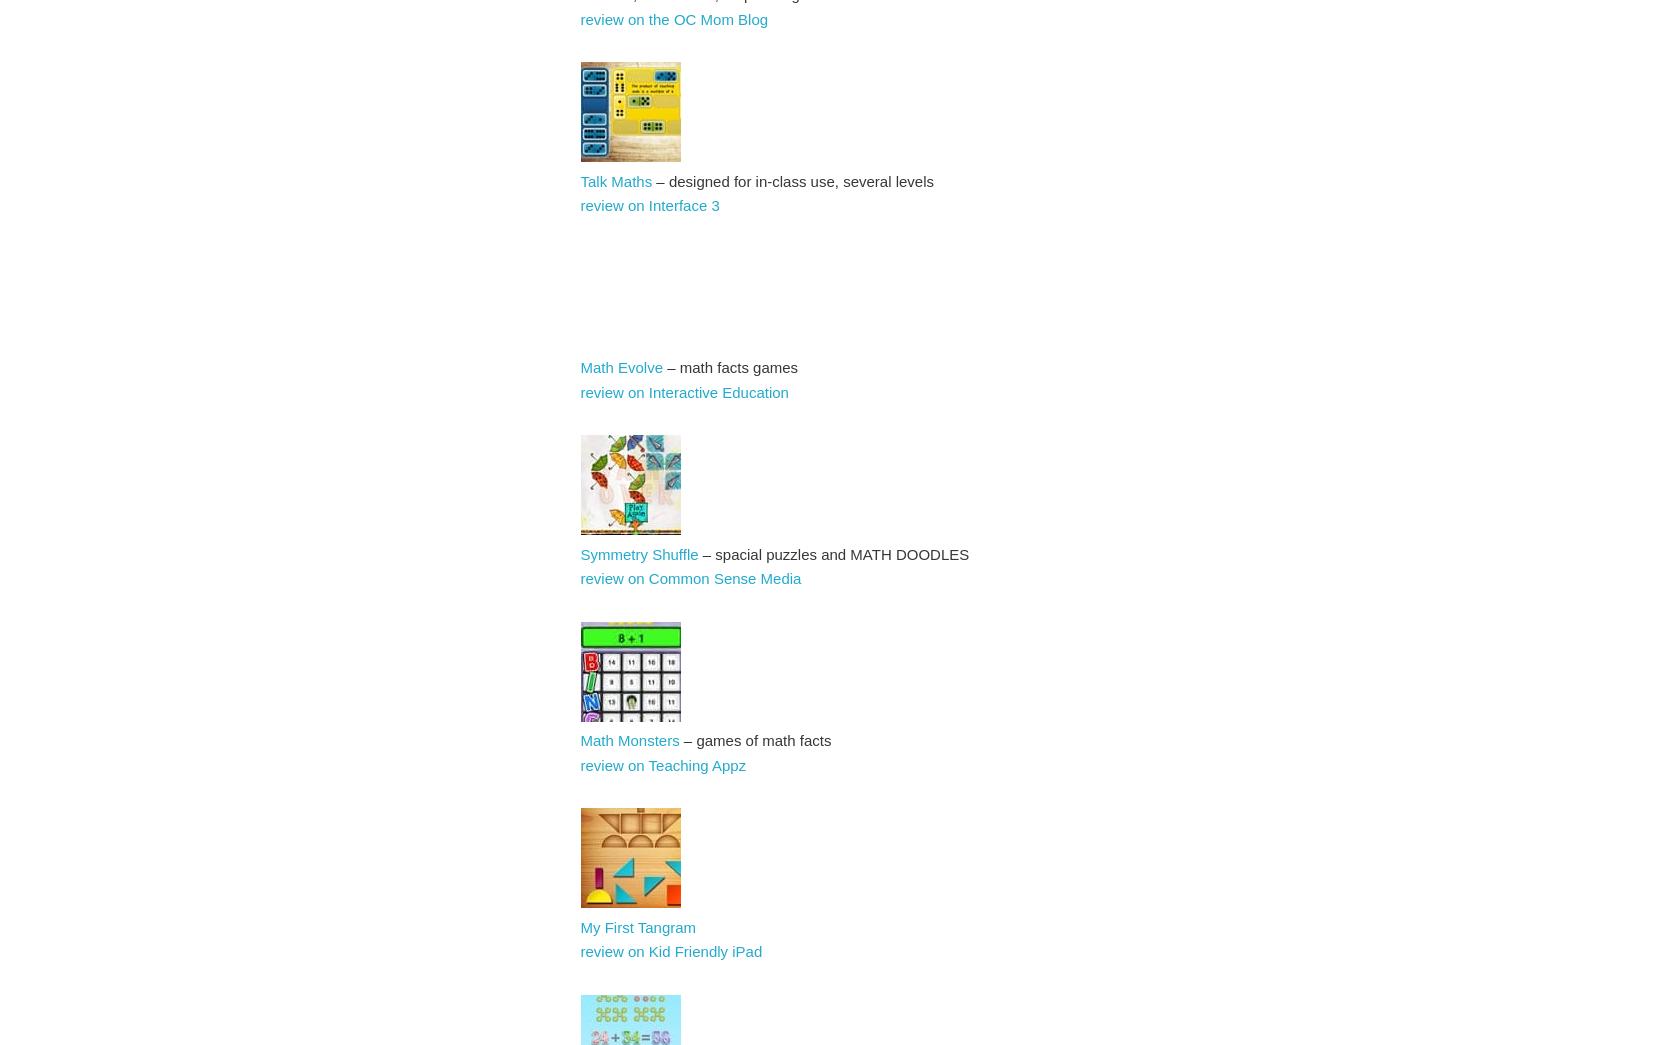  What do you see at coordinates (651, 205) in the screenshot?
I see `'review on Interface 3'` at bounding box center [651, 205].